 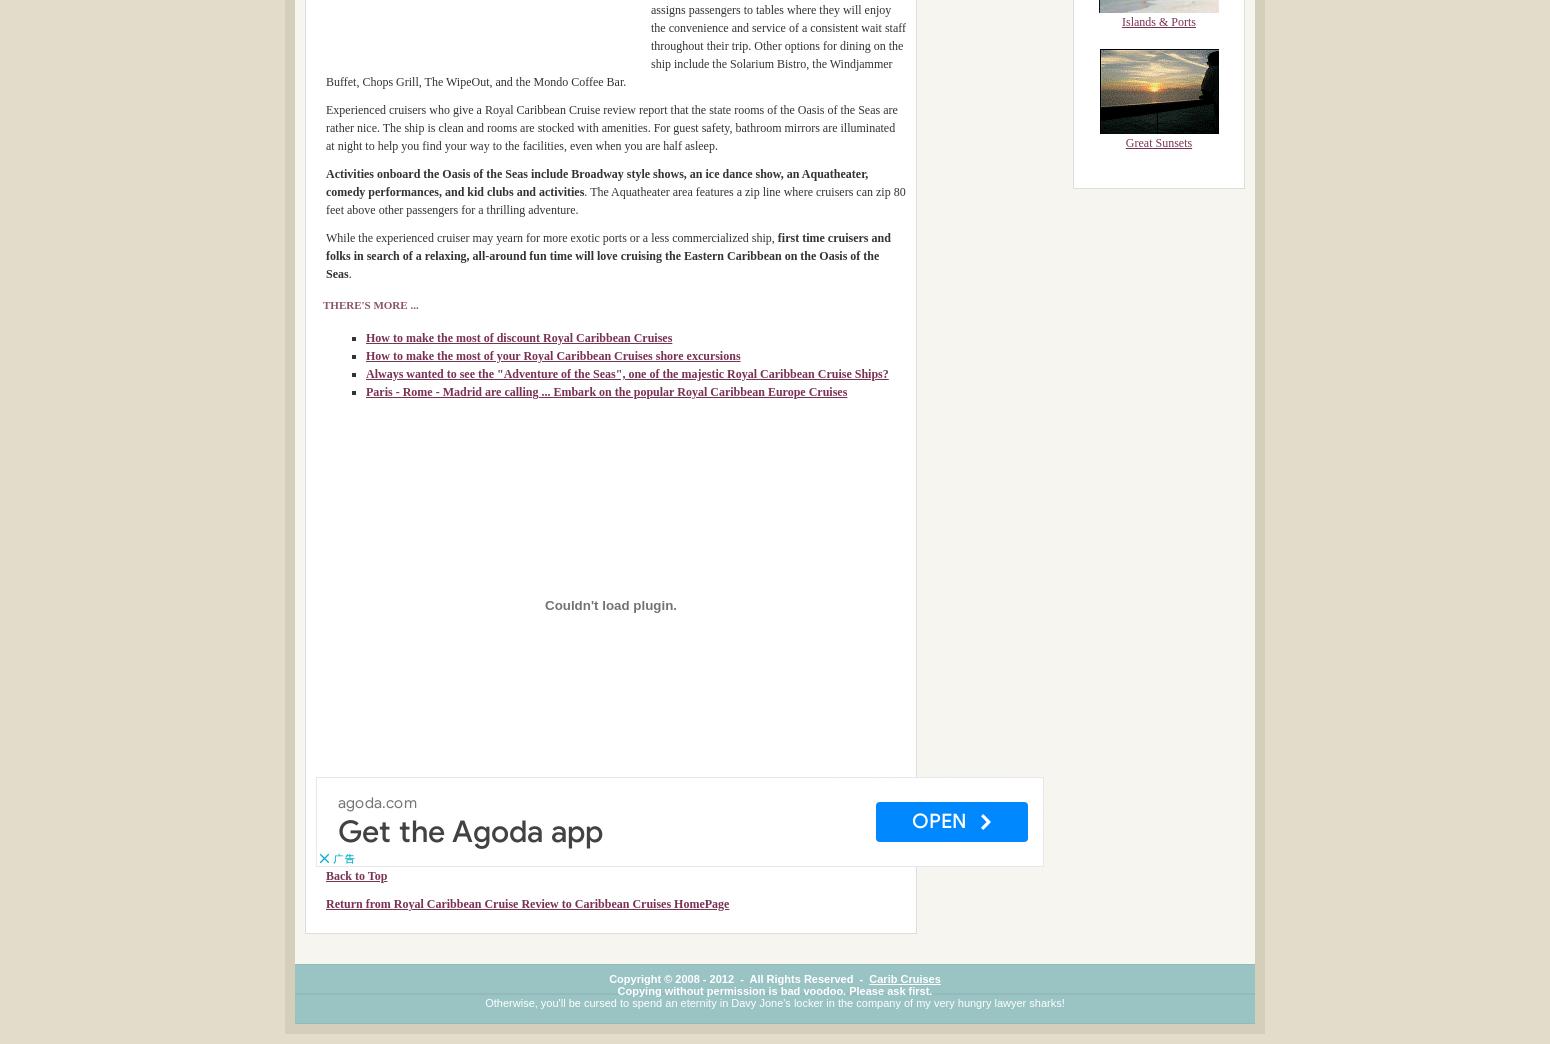 What do you see at coordinates (526, 903) in the screenshot?
I see `'Return from Royal Caribbean
Cruise Review to
Caribbean Cruises HomePage'` at bounding box center [526, 903].